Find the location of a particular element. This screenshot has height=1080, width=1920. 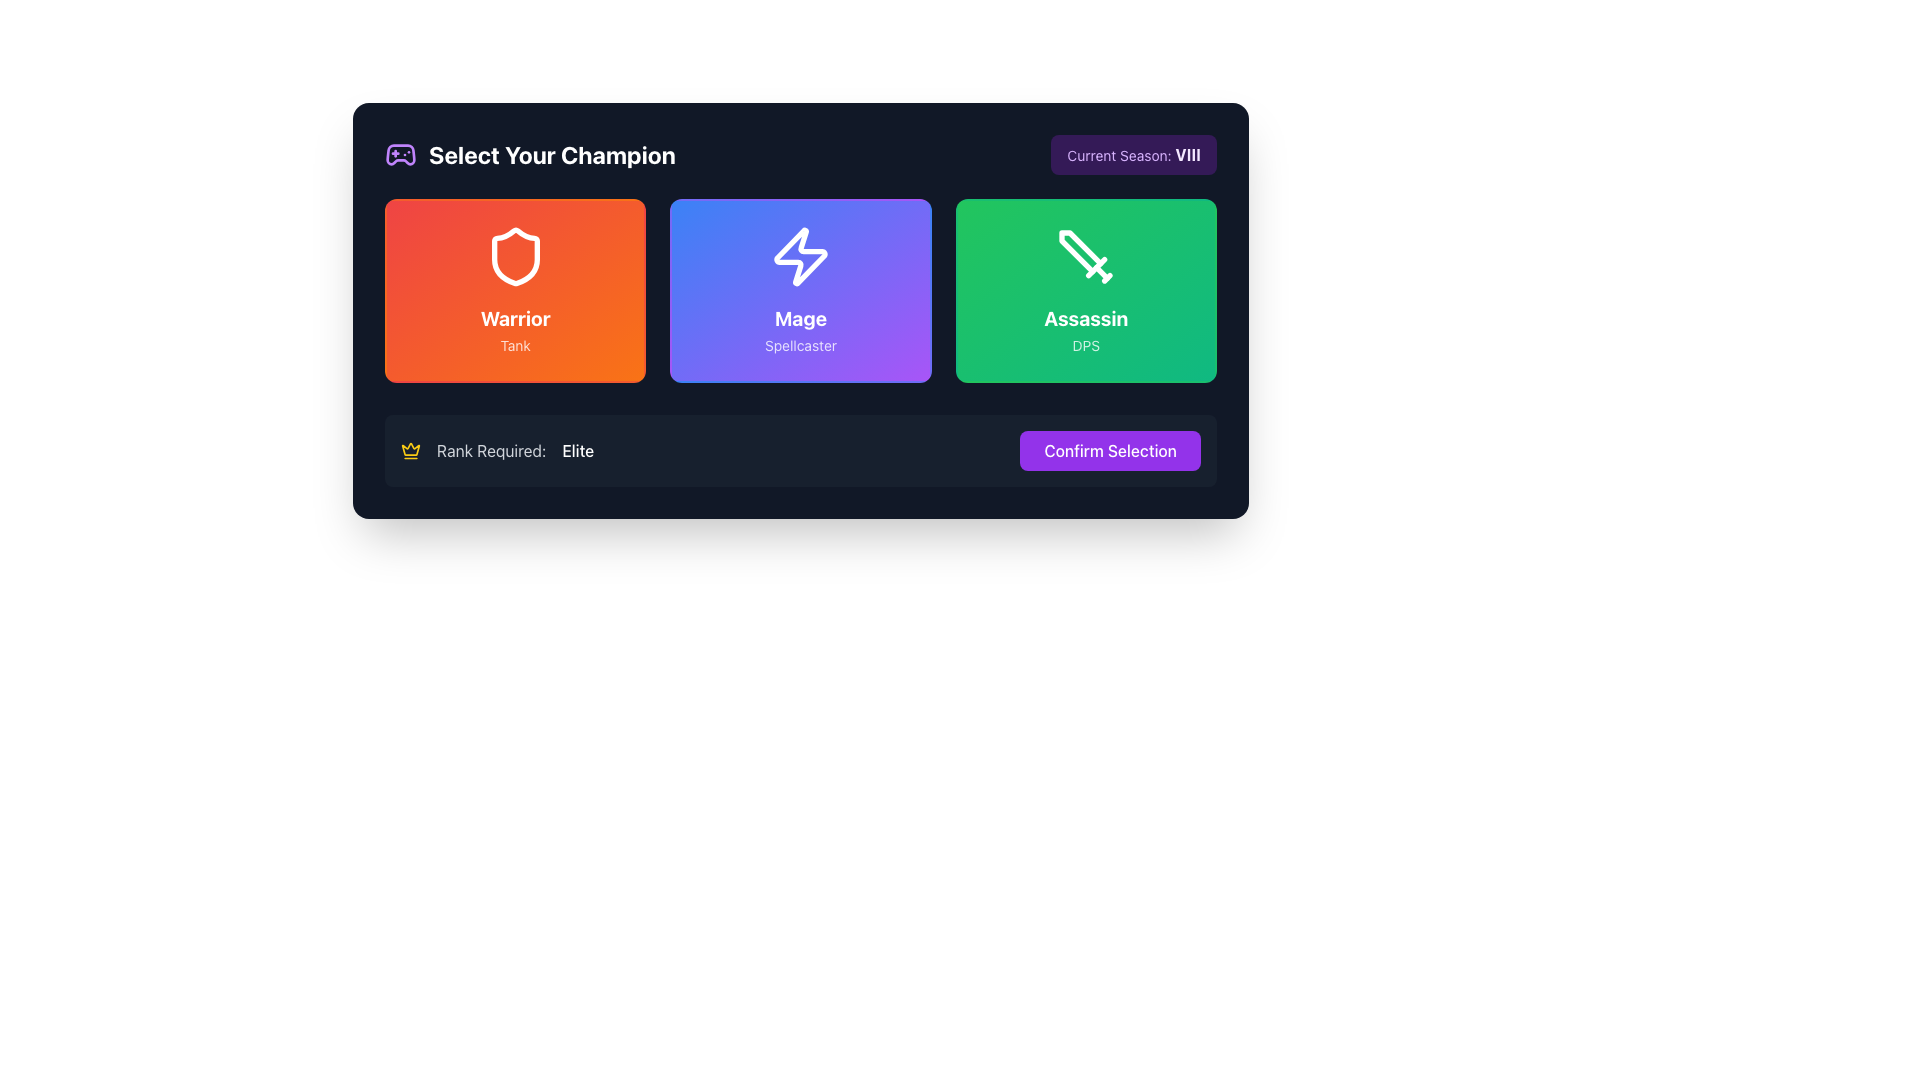

the sword icon located near the top-left corner of the green box labeled 'Assassin' is located at coordinates (1080, 251).